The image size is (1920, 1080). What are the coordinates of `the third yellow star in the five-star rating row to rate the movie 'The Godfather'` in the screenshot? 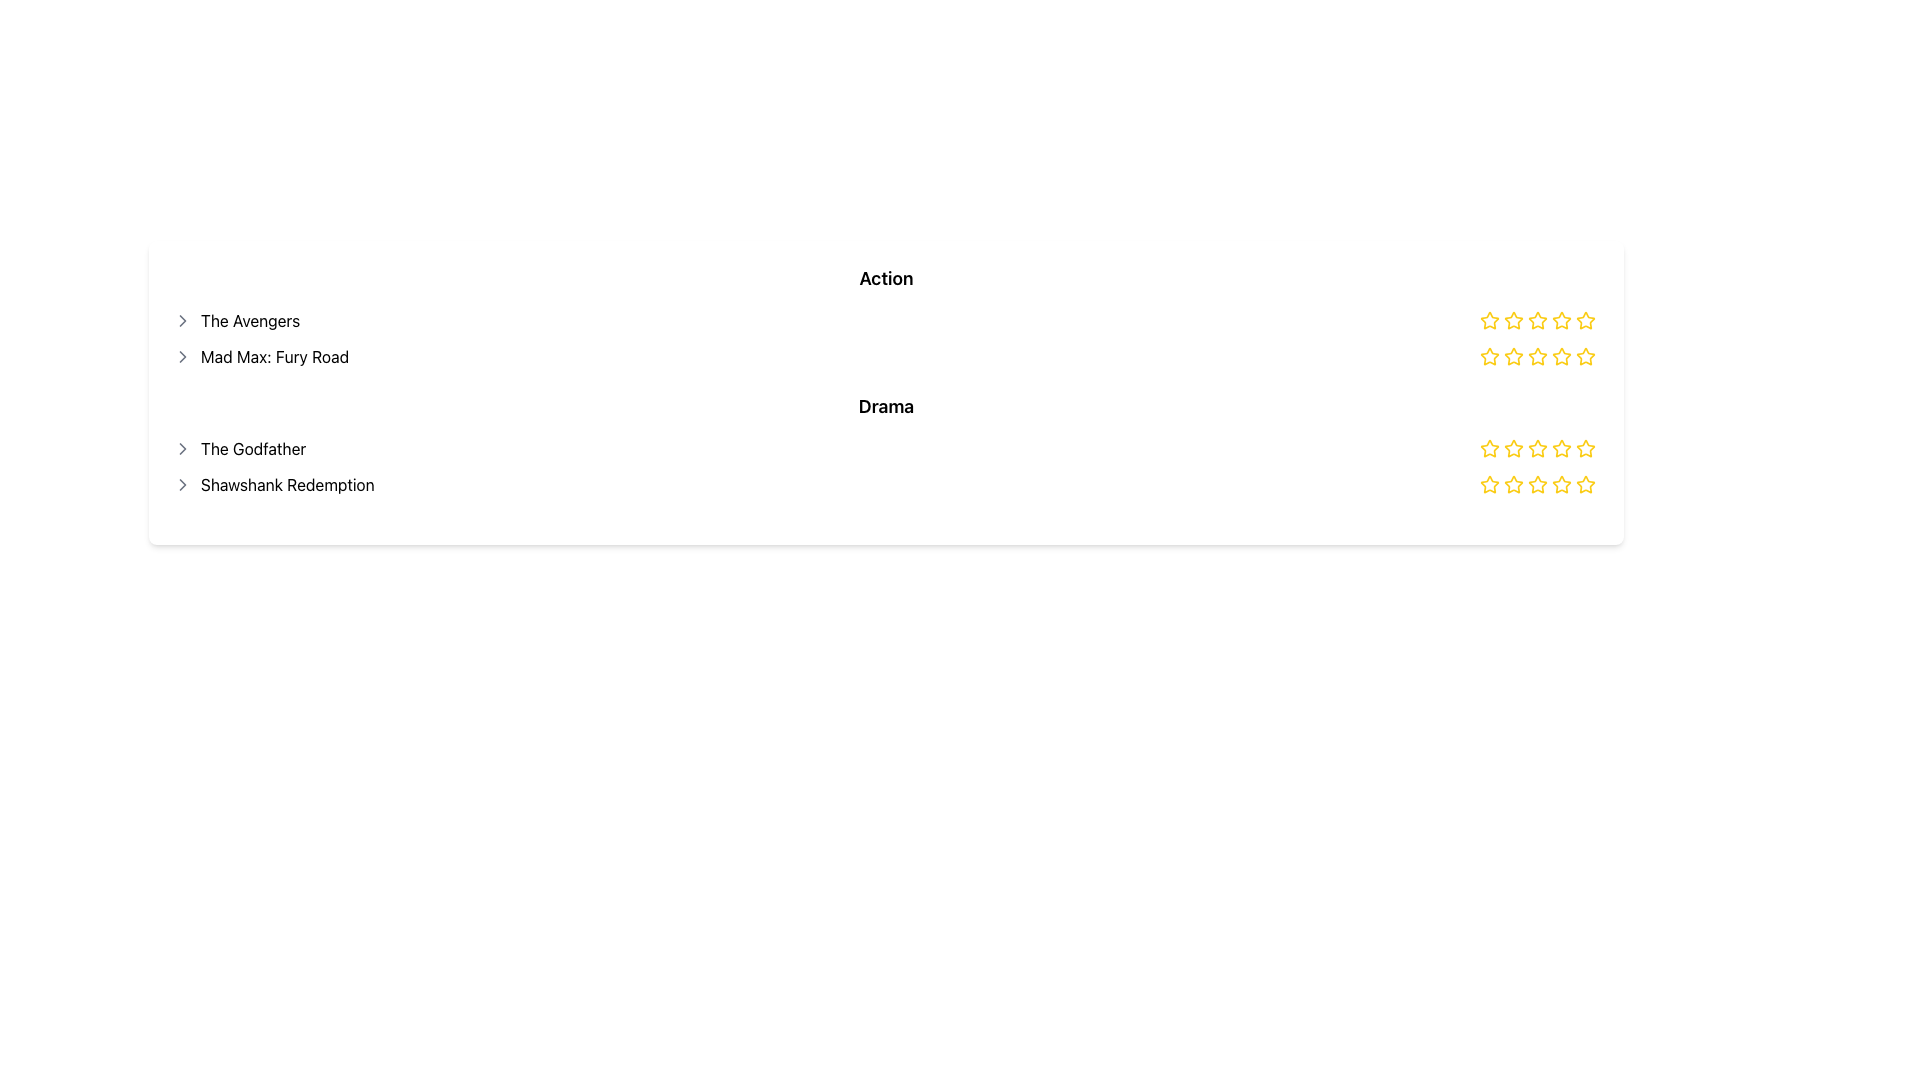 It's located at (1513, 447).